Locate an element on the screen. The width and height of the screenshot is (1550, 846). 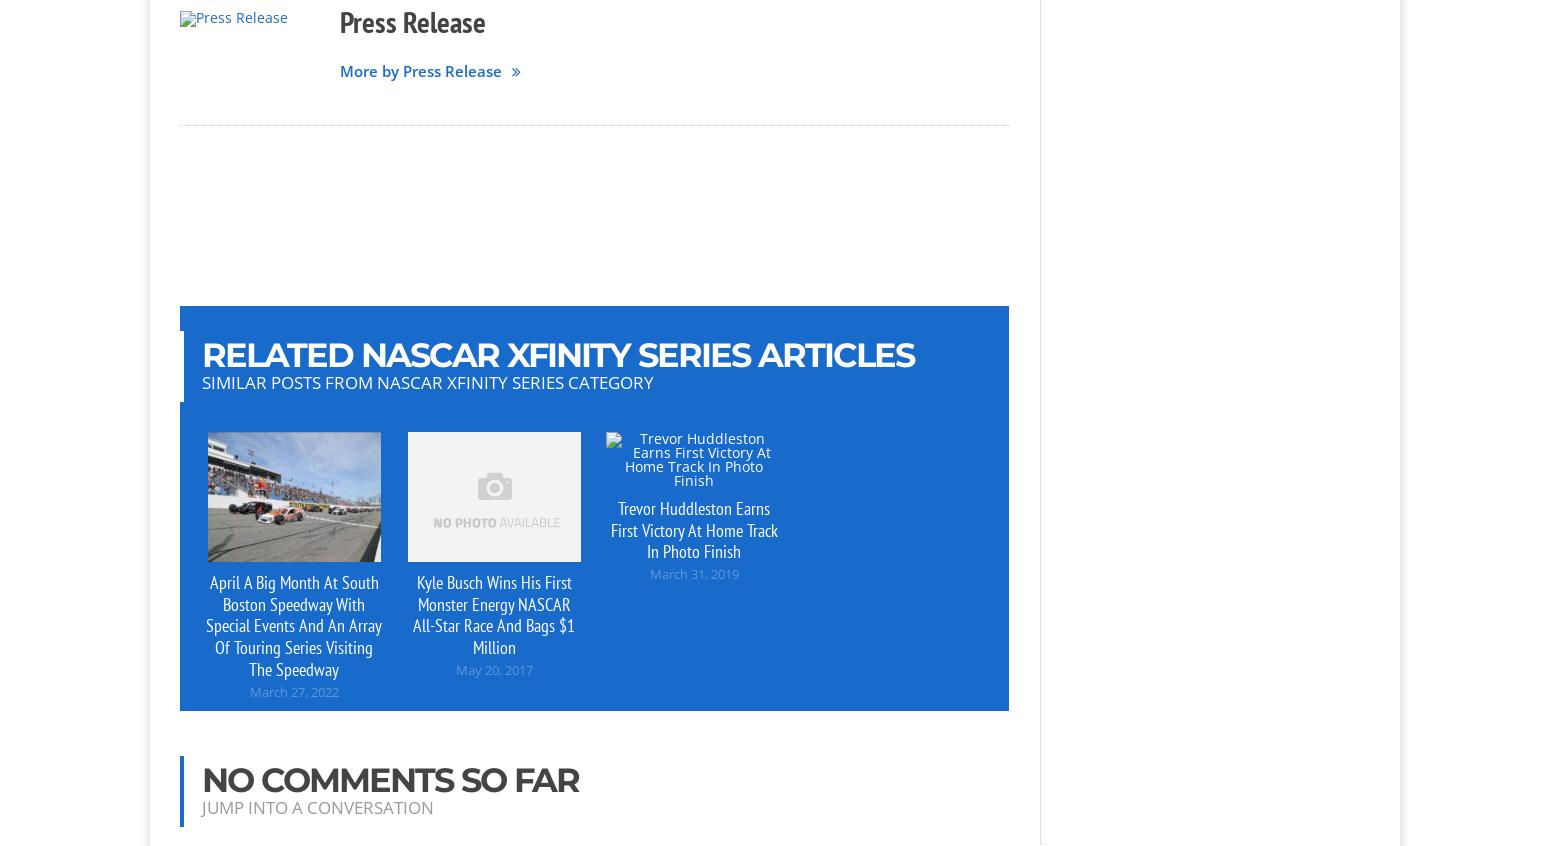
'March 31, 2019' is located at coordinates (692, 573).